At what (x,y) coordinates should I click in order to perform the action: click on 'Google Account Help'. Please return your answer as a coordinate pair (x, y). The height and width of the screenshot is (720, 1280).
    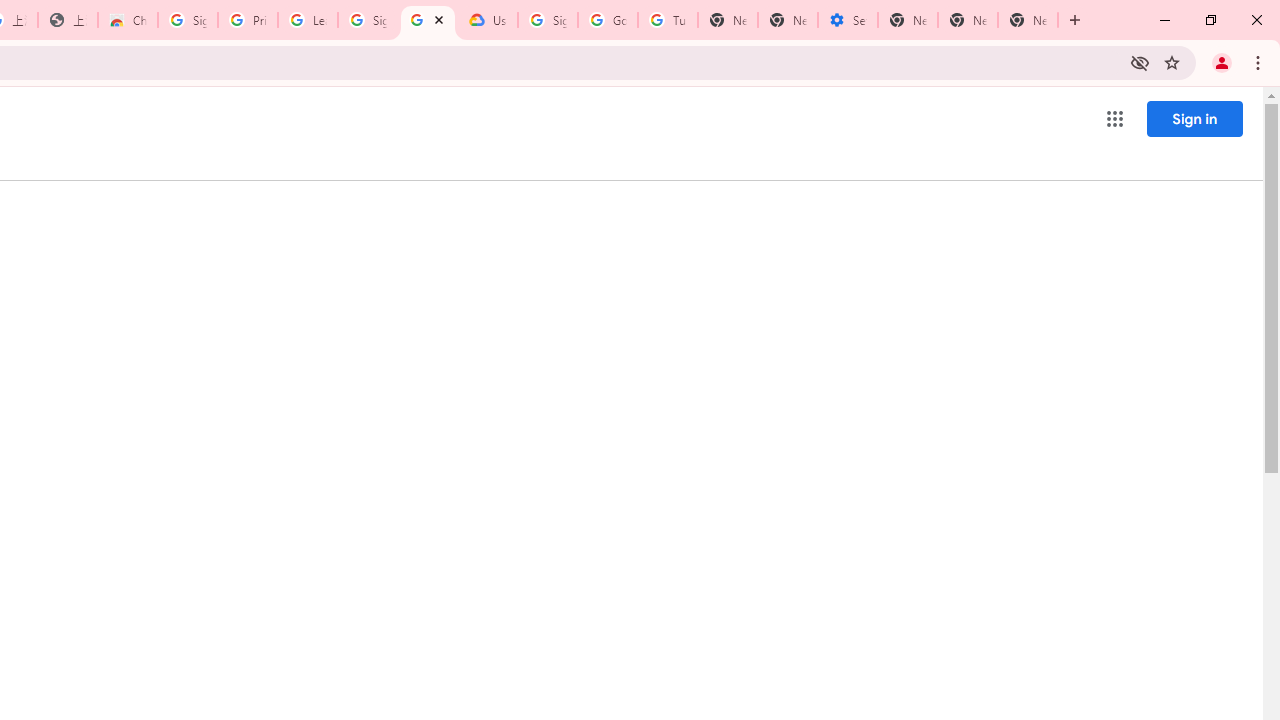
    Looking at the image, I should click on (607, 20).